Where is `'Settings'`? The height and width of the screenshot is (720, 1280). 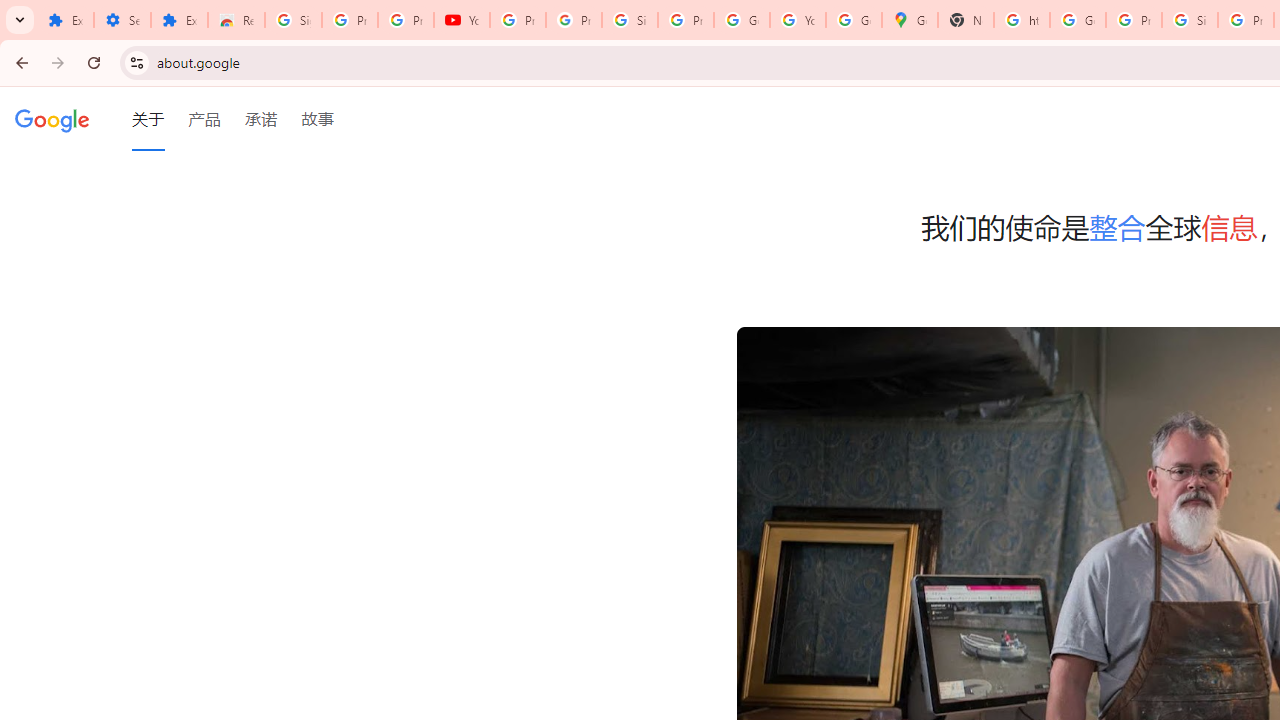
'Settings' is located at coordinates (121, 20).